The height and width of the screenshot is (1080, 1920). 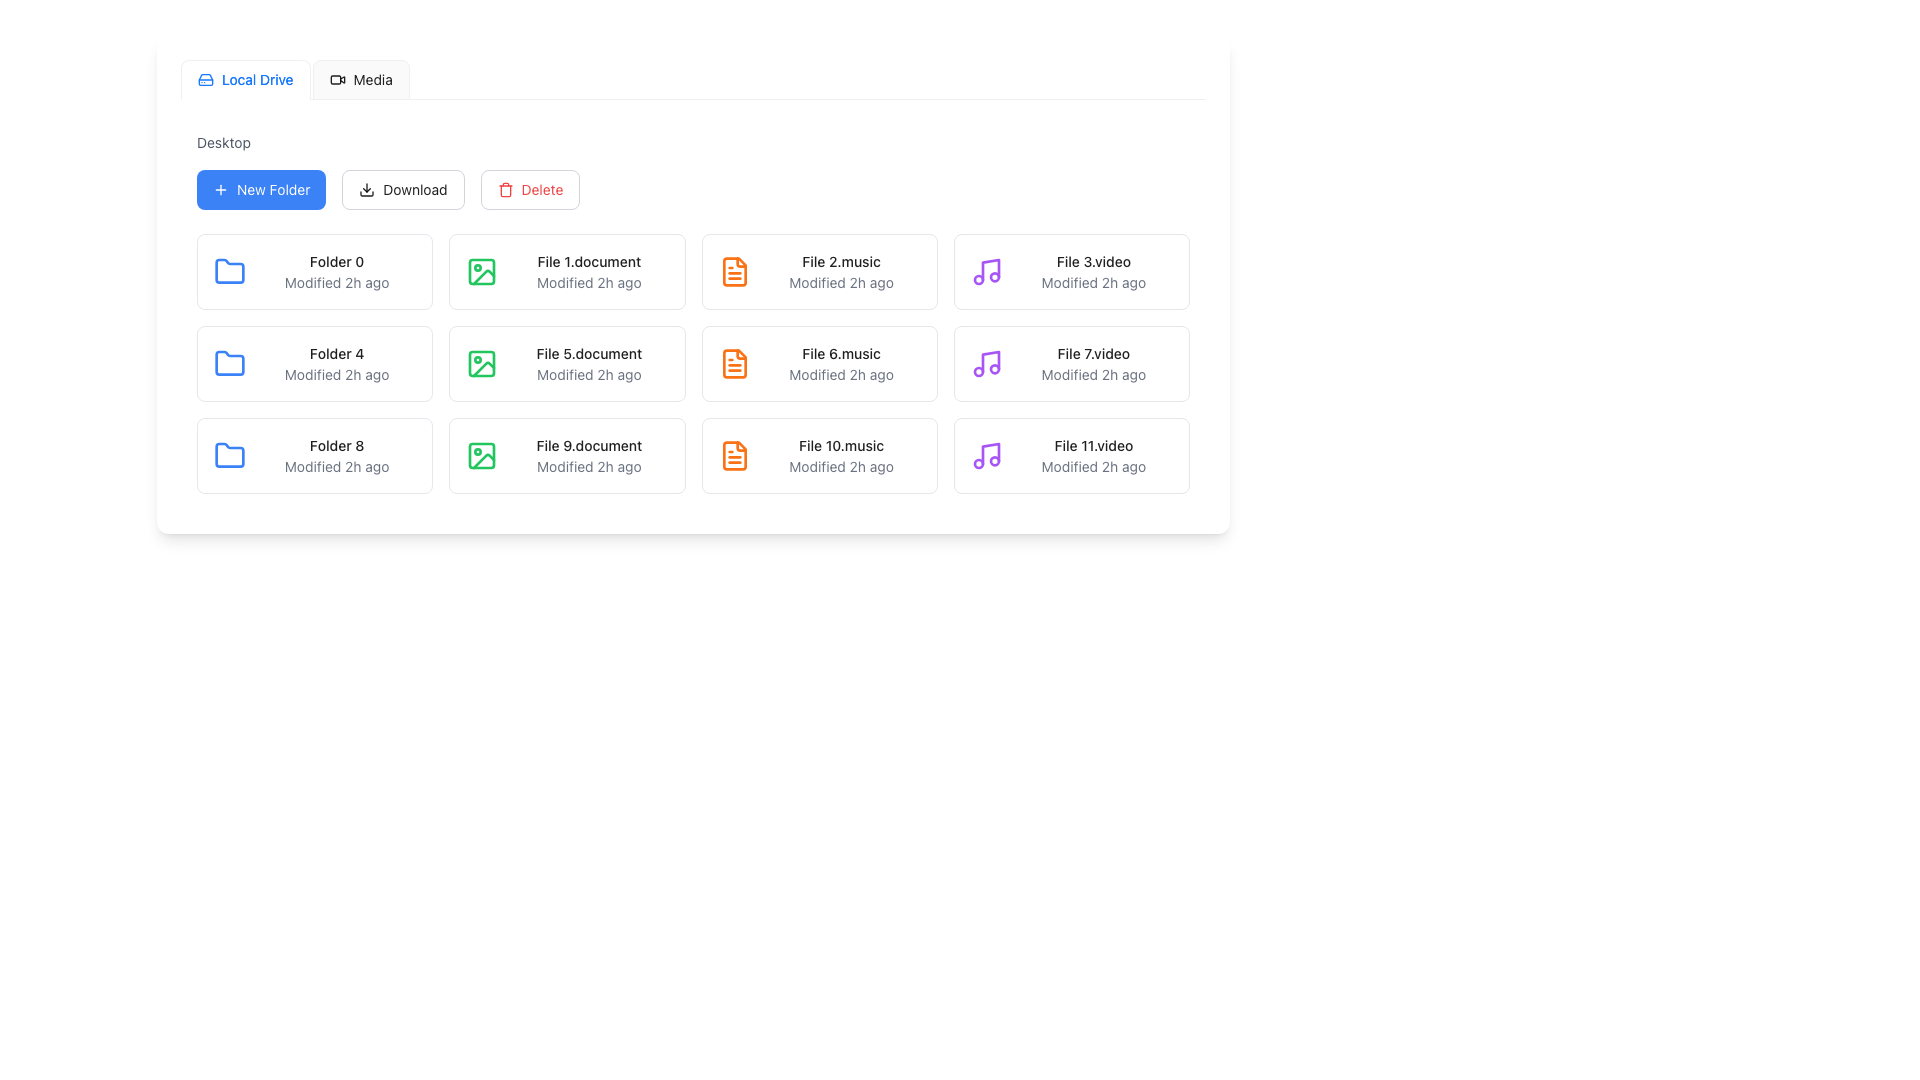 I want to click on the 'Media' tab, which is a rectangular button with a video camera icon, so click(x=361, y=79).